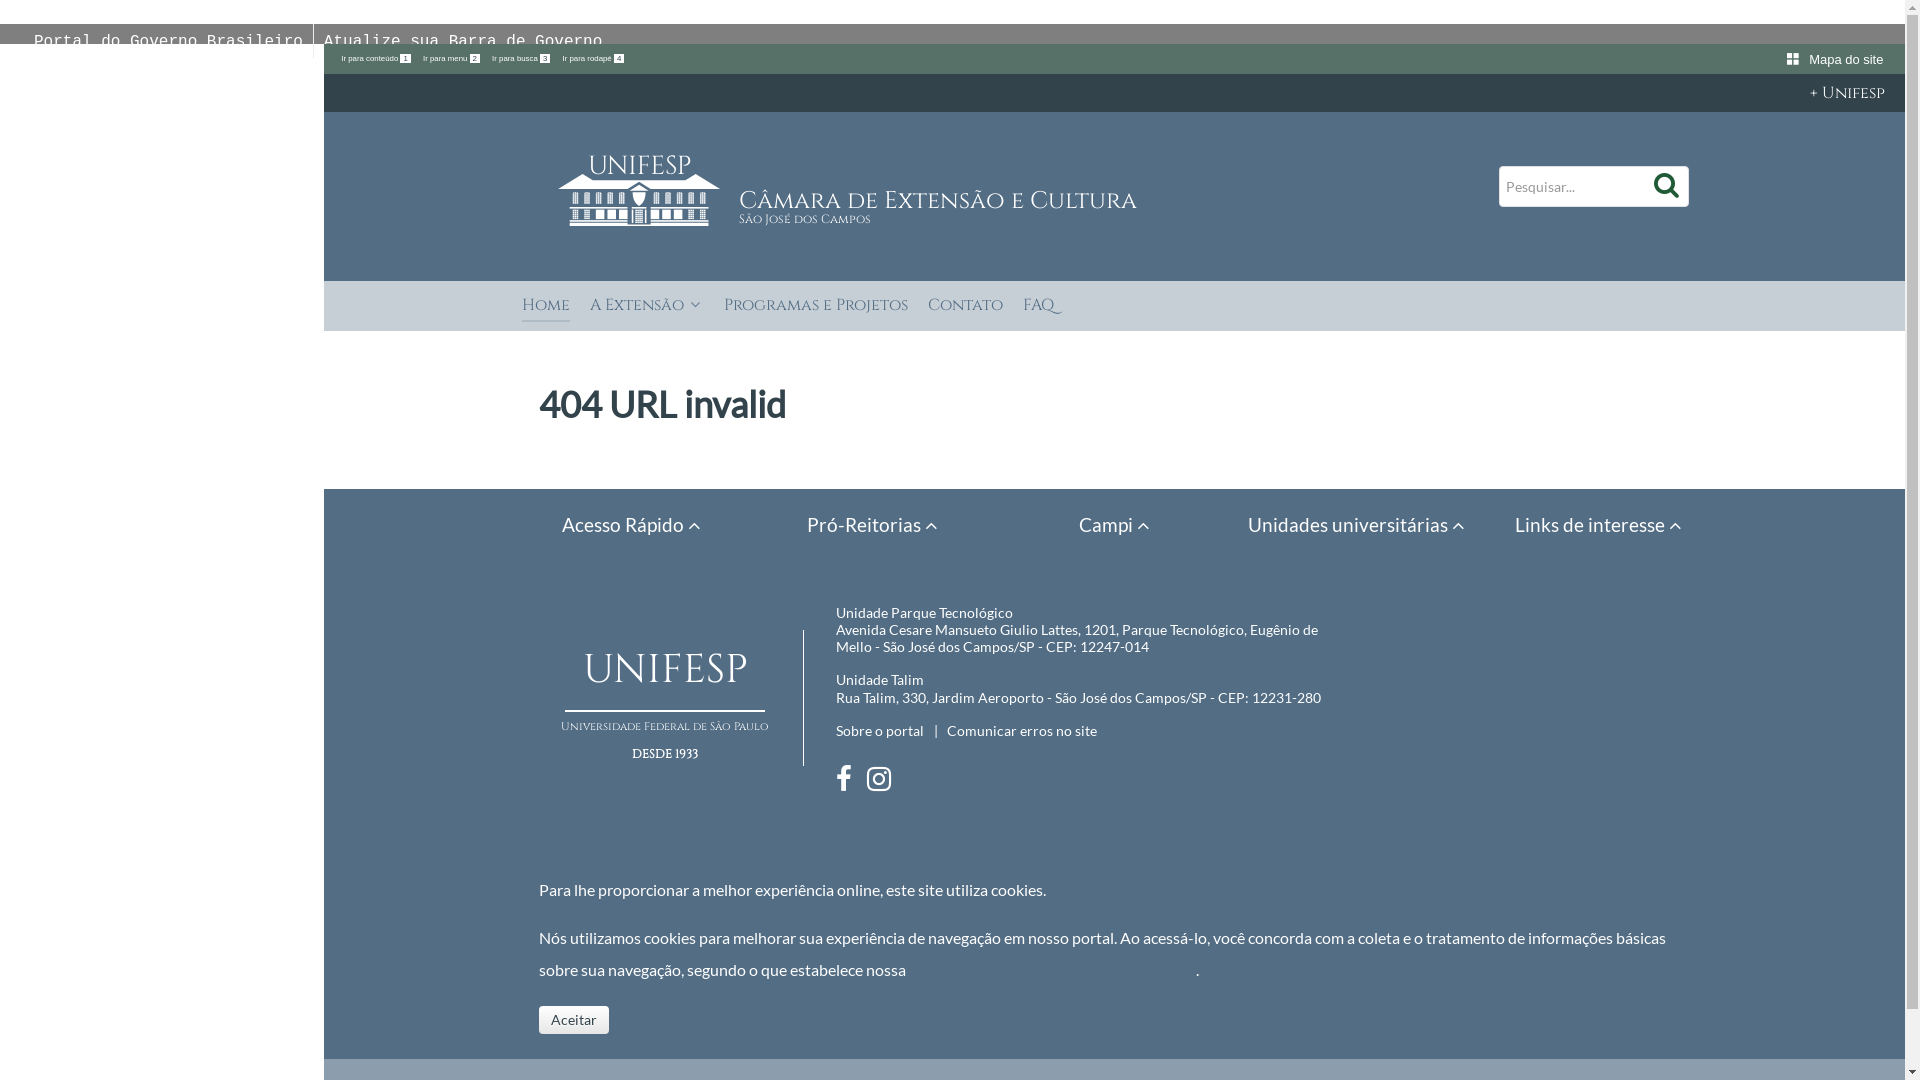 The width and height of the screenshot is (1920, 1080). What do you see at coordinates (945, 730) in the screenshot?
I see `'Comunicar erros no site'` at bounding box center [945, 730].